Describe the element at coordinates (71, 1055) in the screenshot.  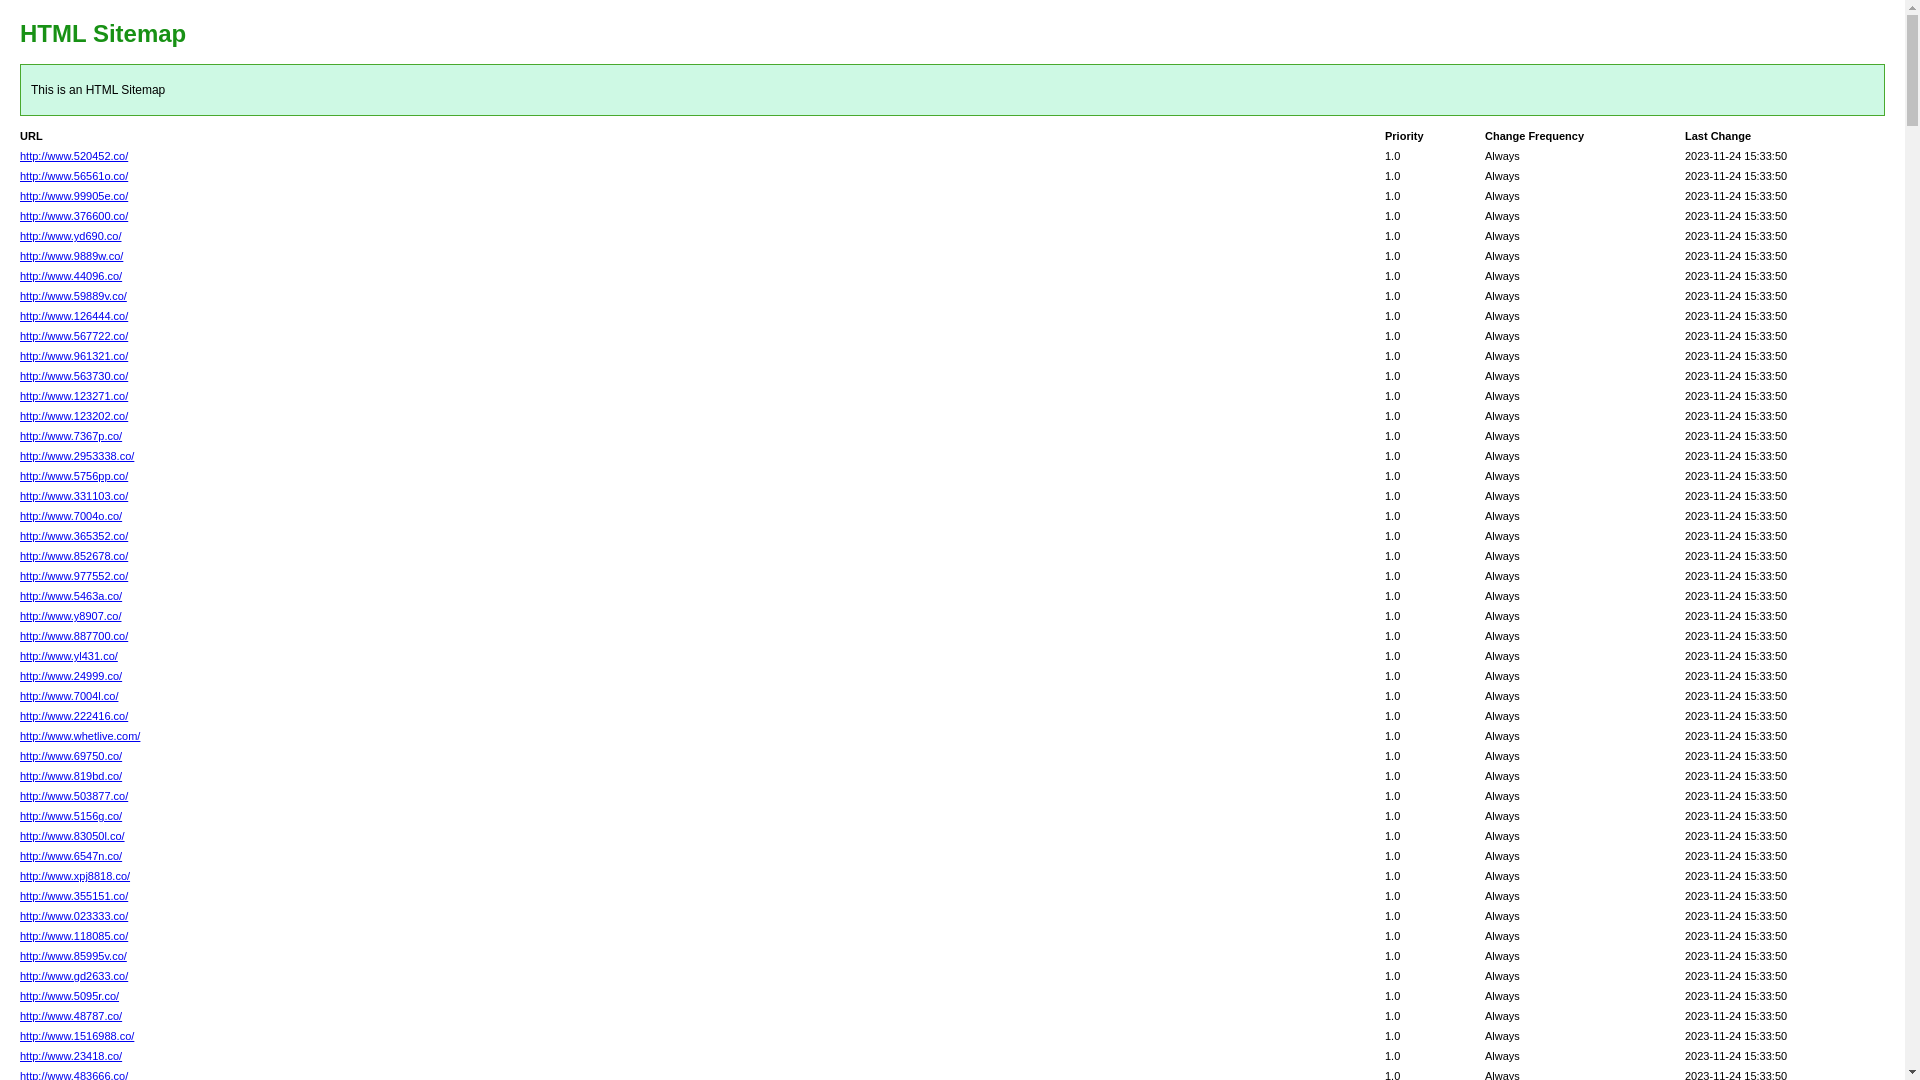
I see `'http://www.23418.co/'` at that location.